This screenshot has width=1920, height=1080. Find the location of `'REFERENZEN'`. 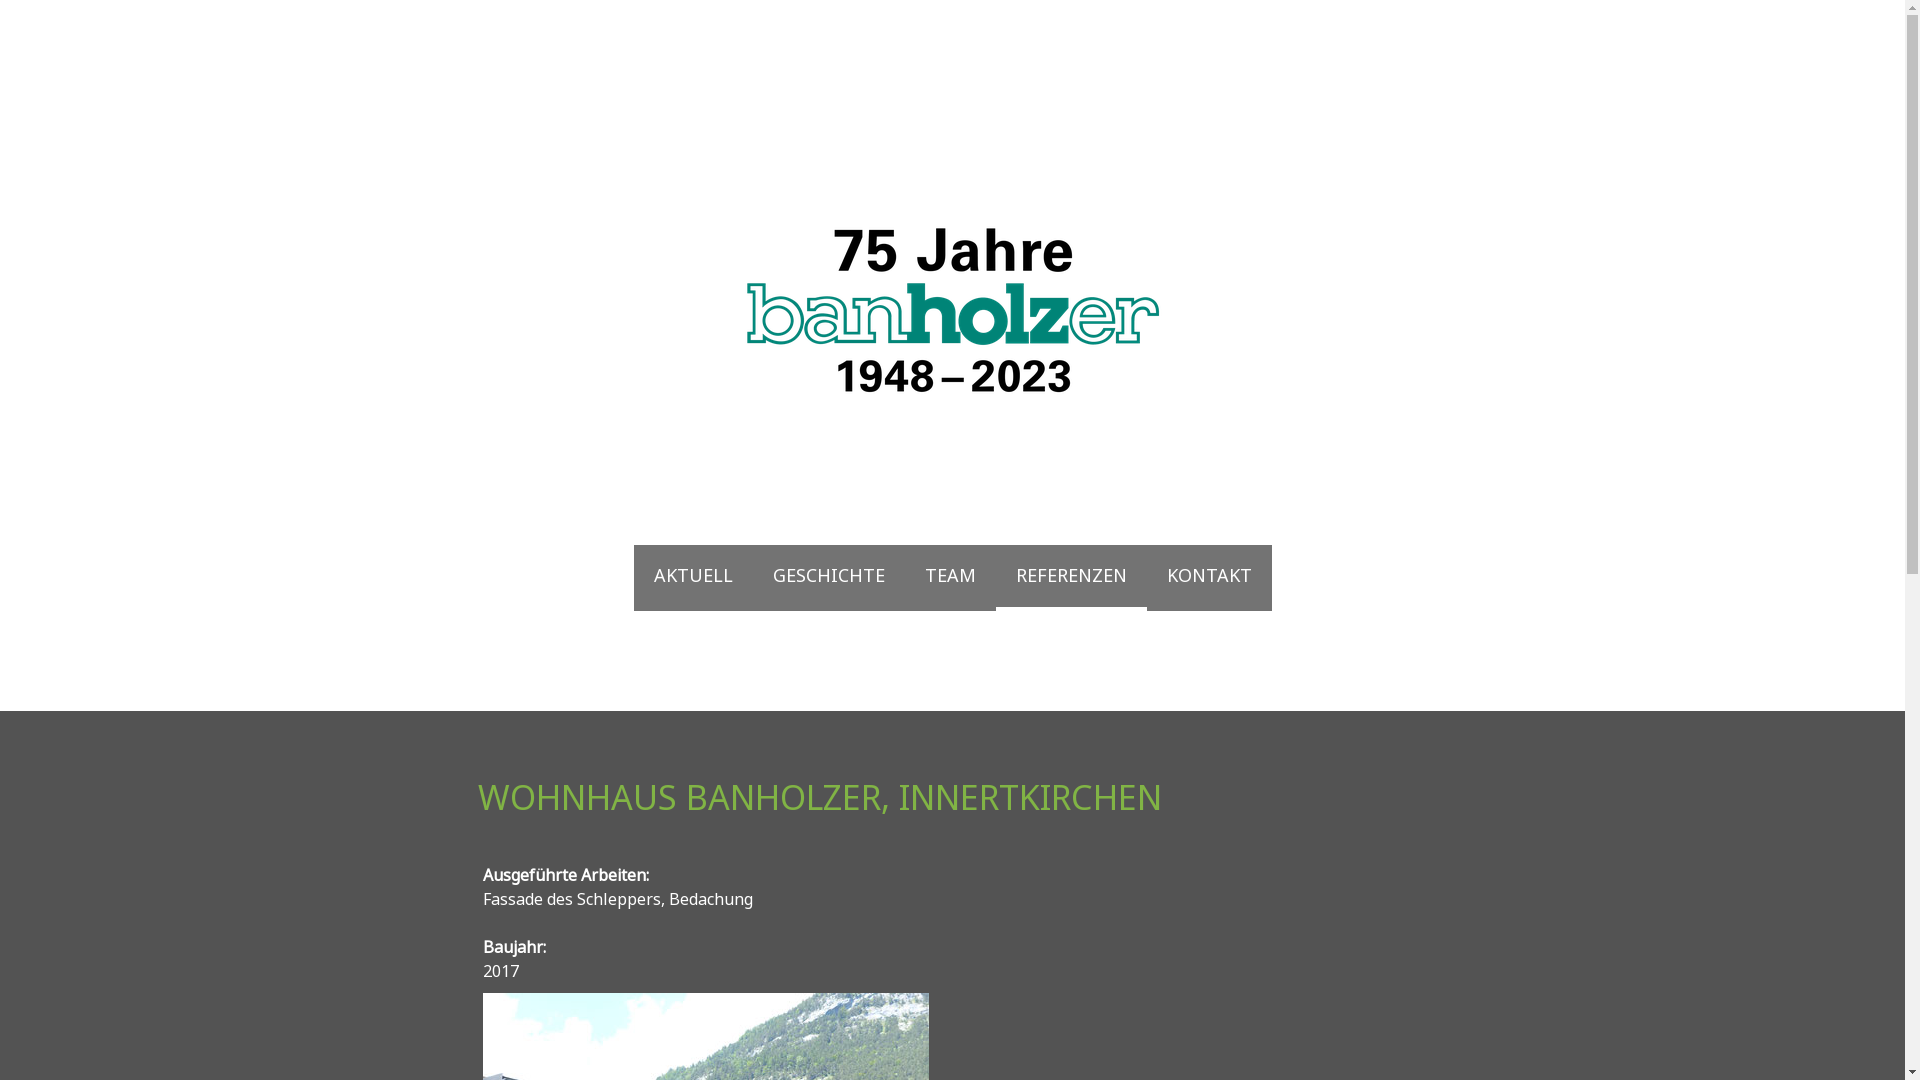

'REFERENZEN' is located at coordinates (1070, 578).